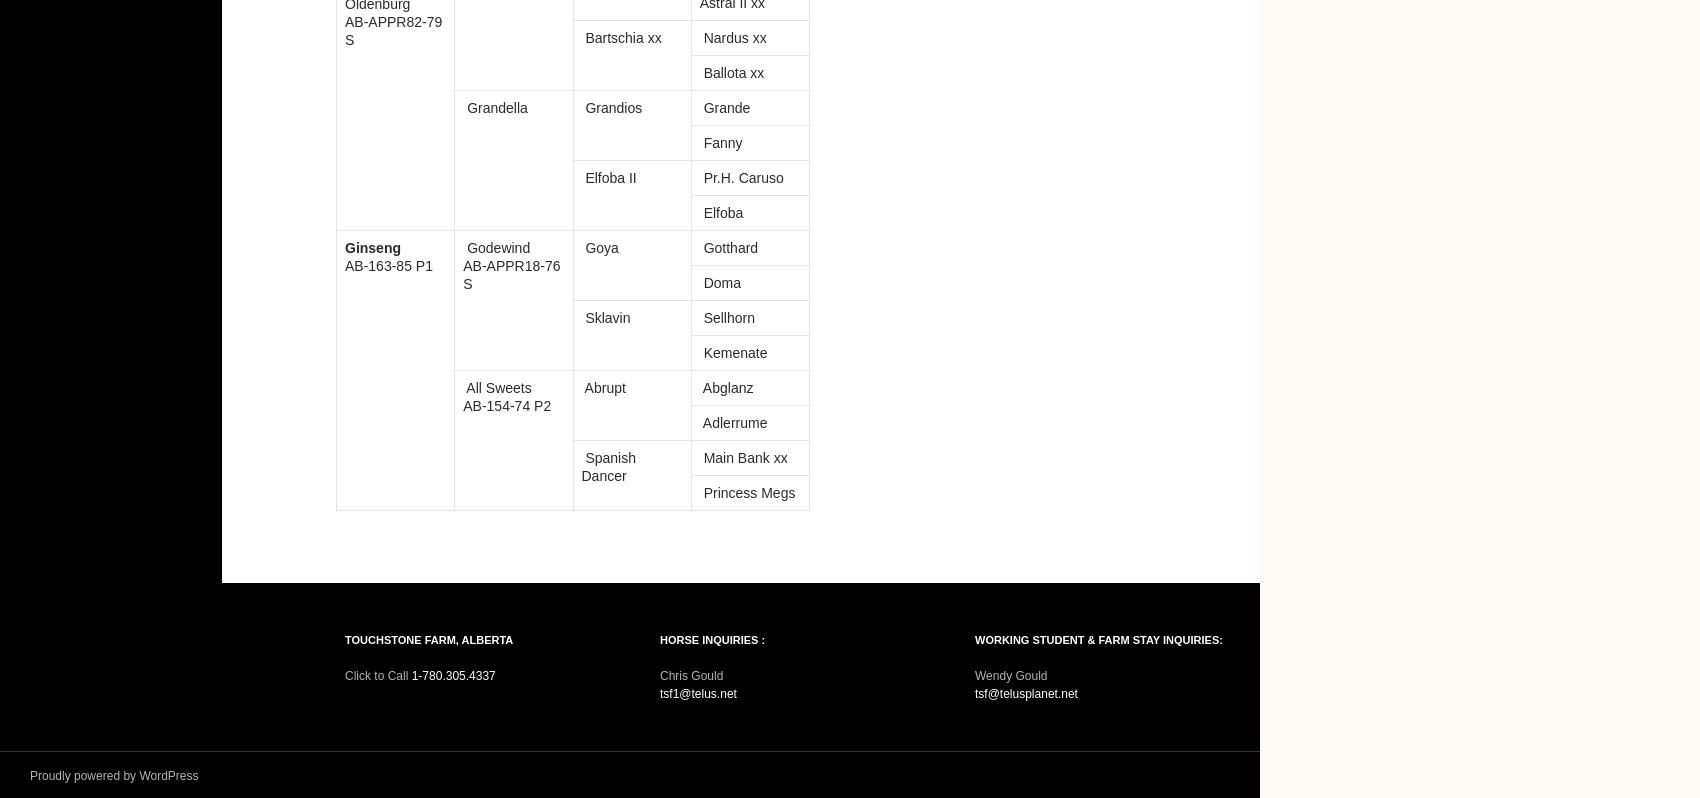  Describe the element at coordinates (712, 638) in the screenshot. I see `'Horse Inquiries :'` at that location.